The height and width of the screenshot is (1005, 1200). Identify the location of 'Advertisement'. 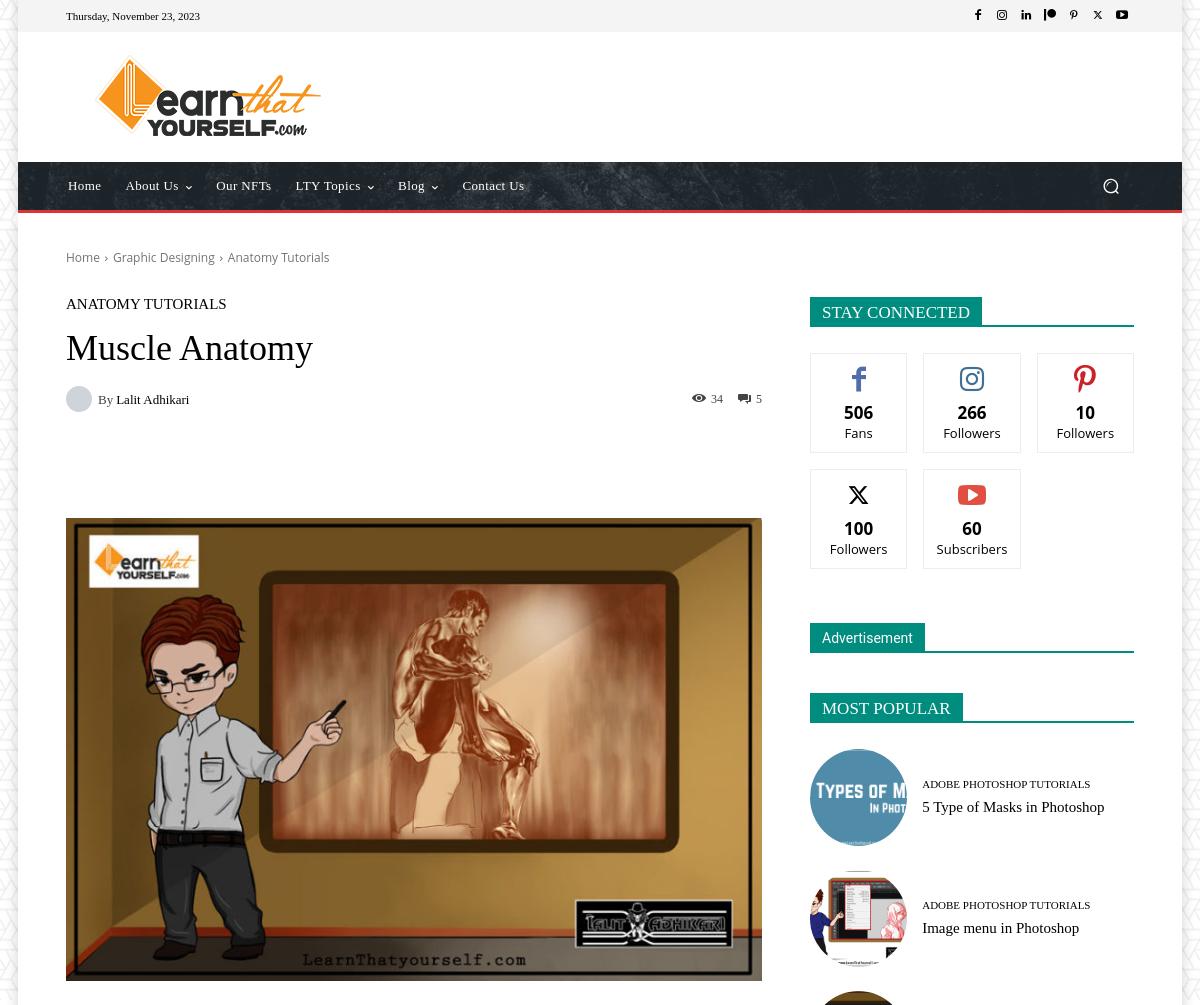
(866, 636).